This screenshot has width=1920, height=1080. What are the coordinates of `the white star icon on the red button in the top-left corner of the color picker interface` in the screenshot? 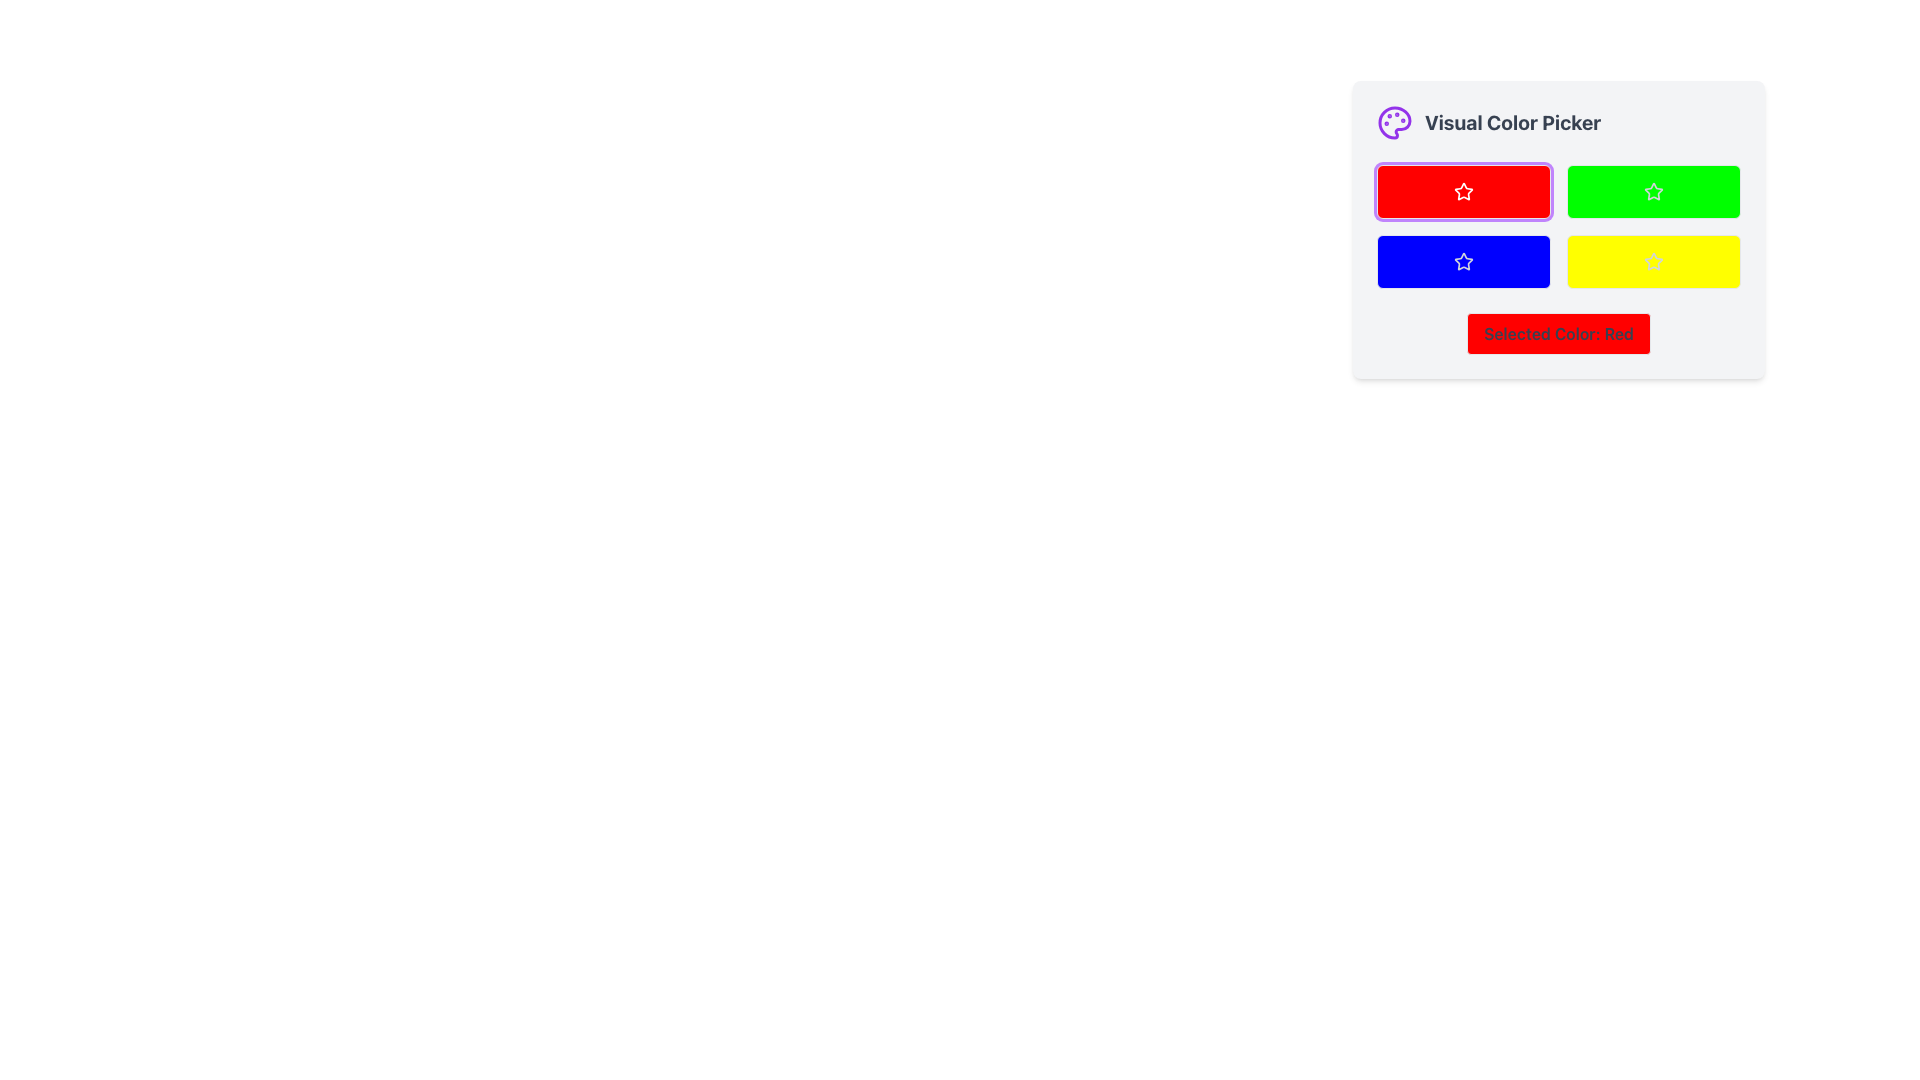 It's located at (1464, 192).